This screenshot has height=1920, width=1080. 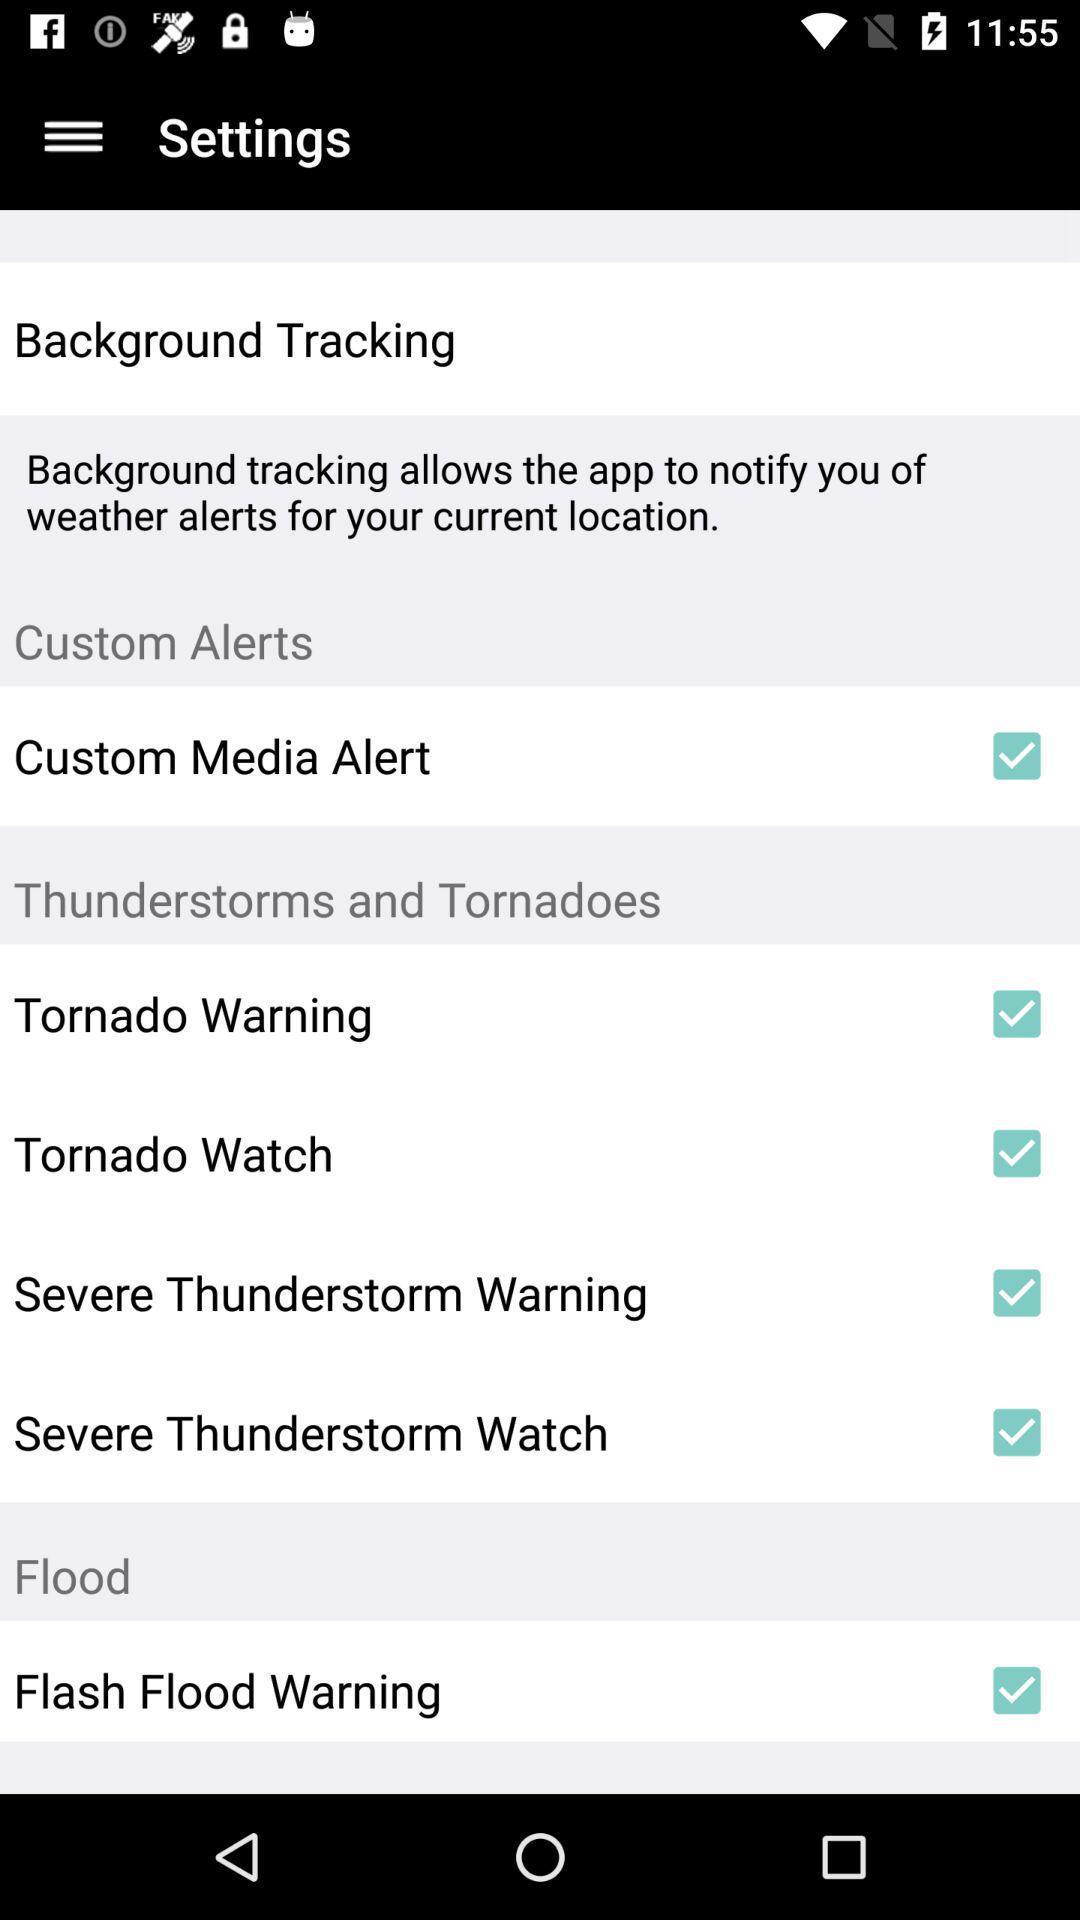 I want to click on the icon below thunderstorms and tornadoes item, so click(x=1017, y=1013).